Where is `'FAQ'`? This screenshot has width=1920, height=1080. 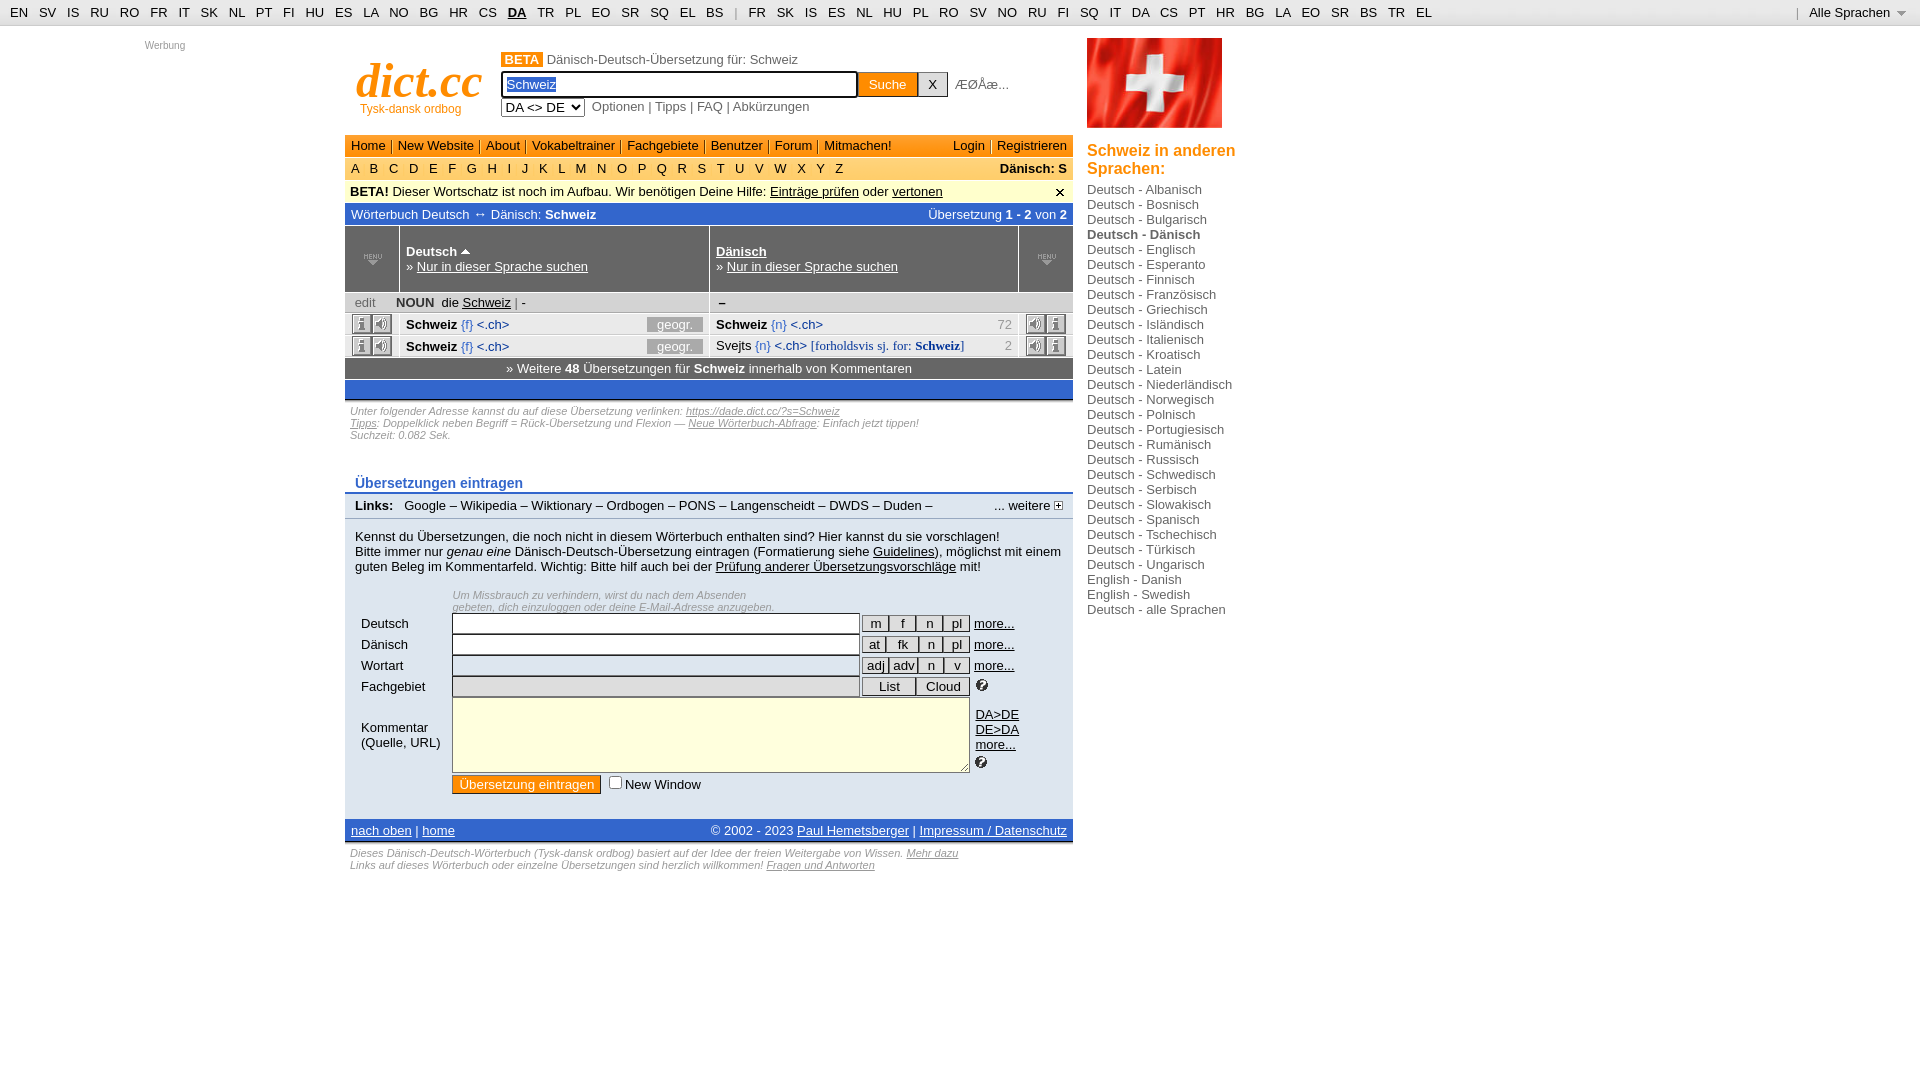
'FAQ' is located at coordinates (710, 106).